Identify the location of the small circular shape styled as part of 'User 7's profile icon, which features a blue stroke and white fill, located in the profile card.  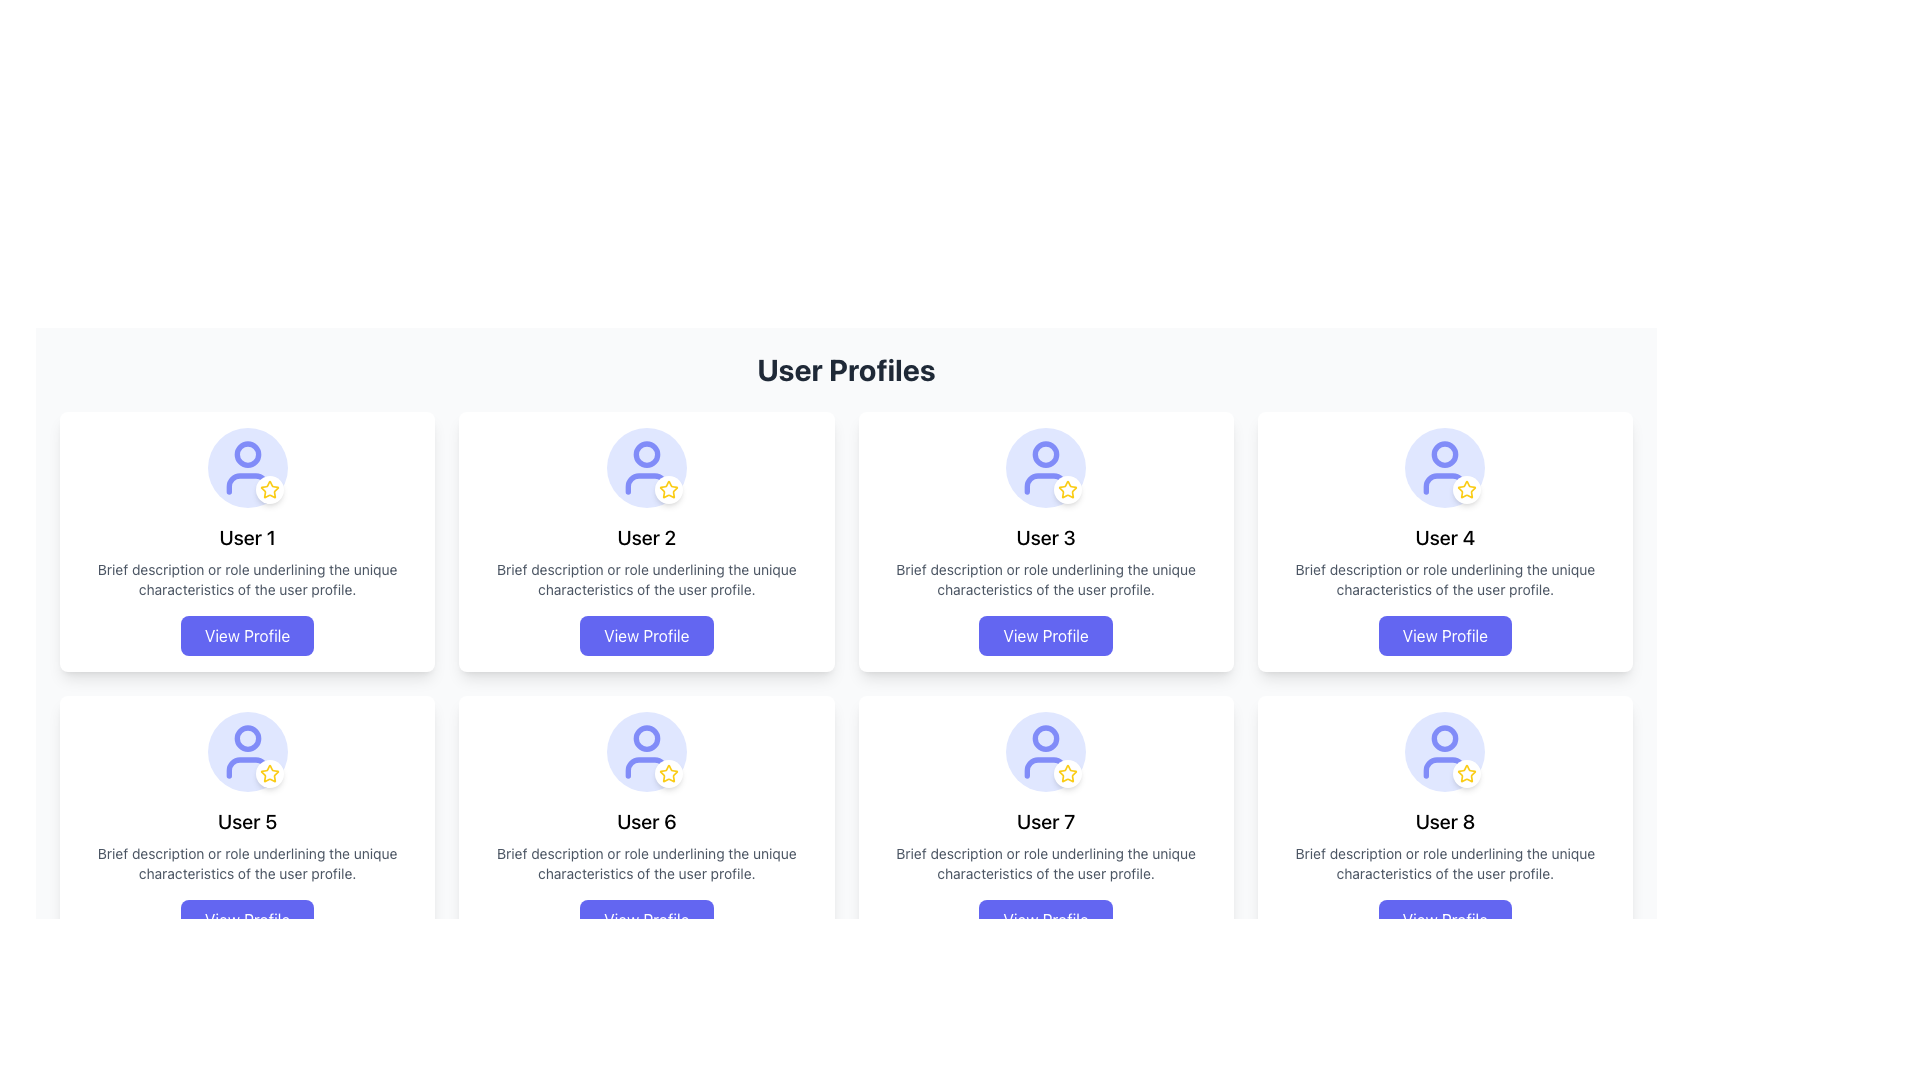
(1045, 738).